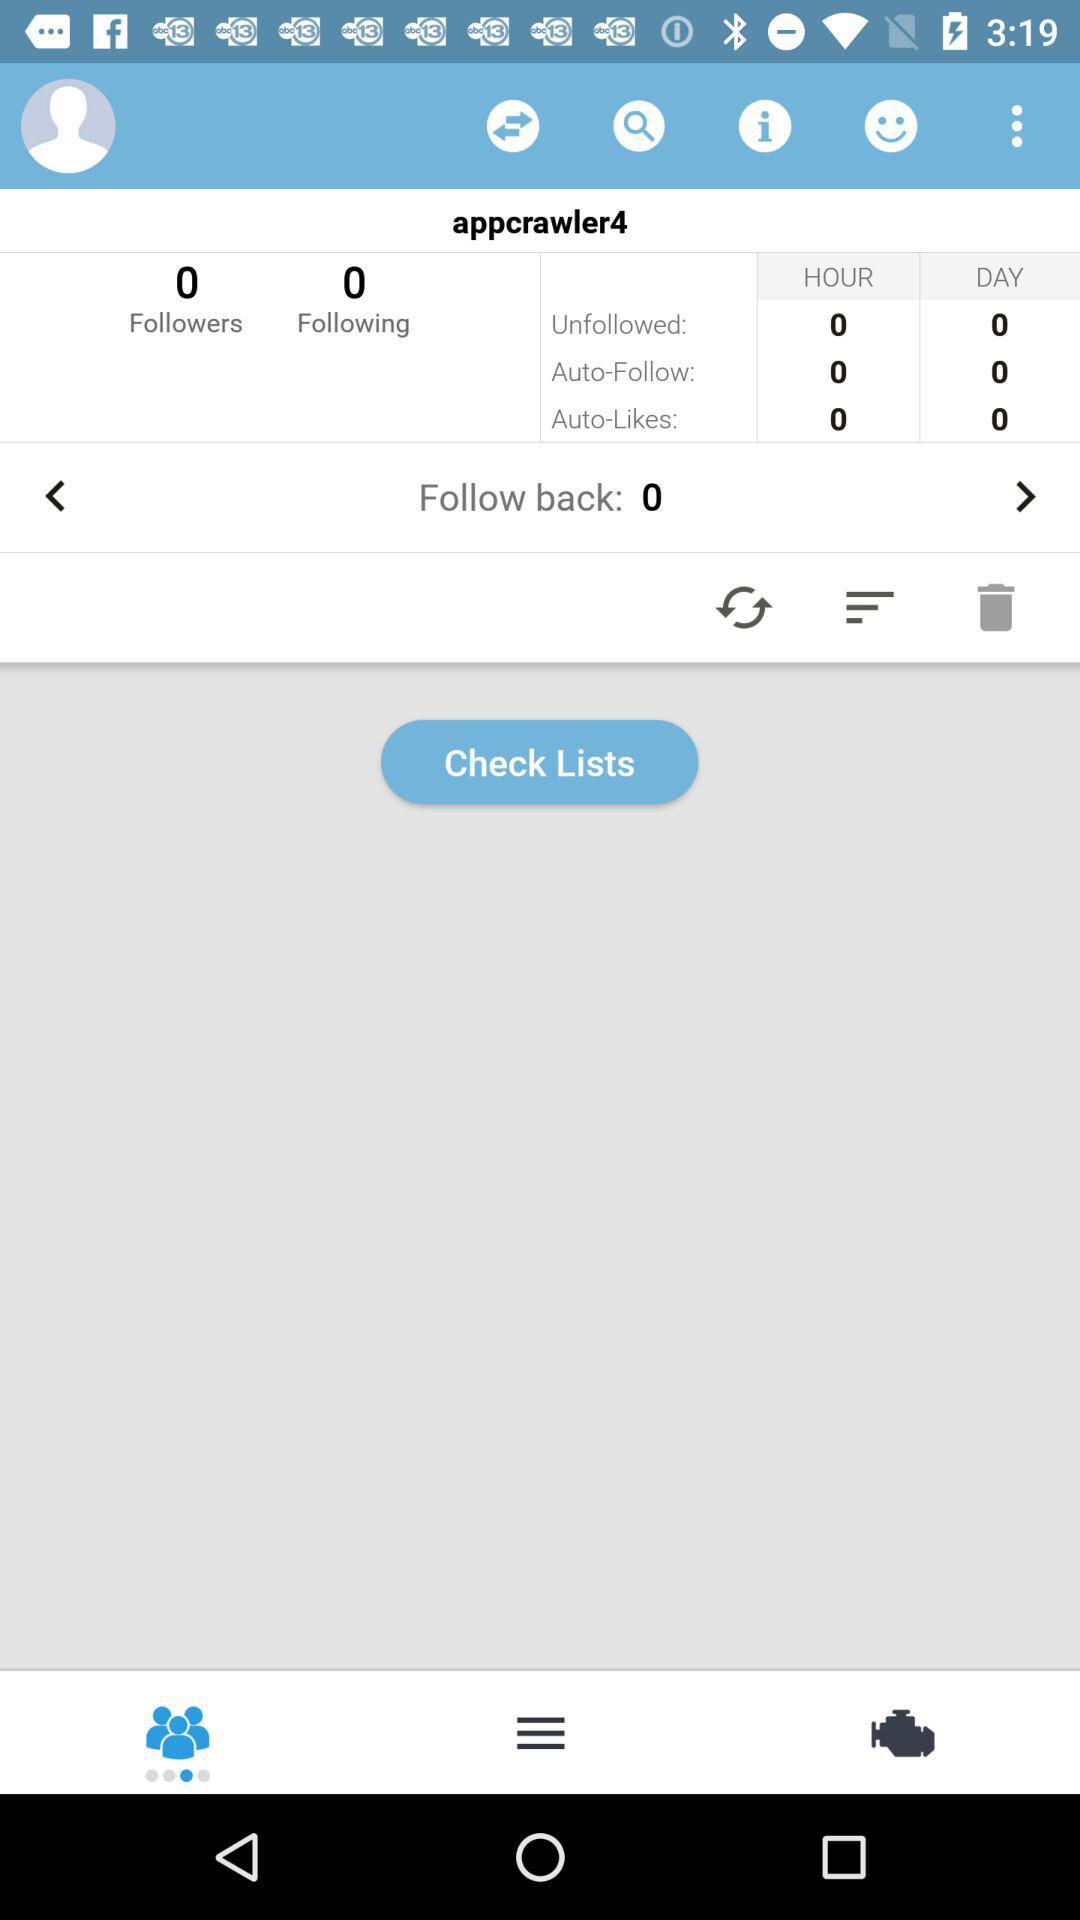 The image size is (1080, 1920). I want to click on additional options, so click(540, 1730).